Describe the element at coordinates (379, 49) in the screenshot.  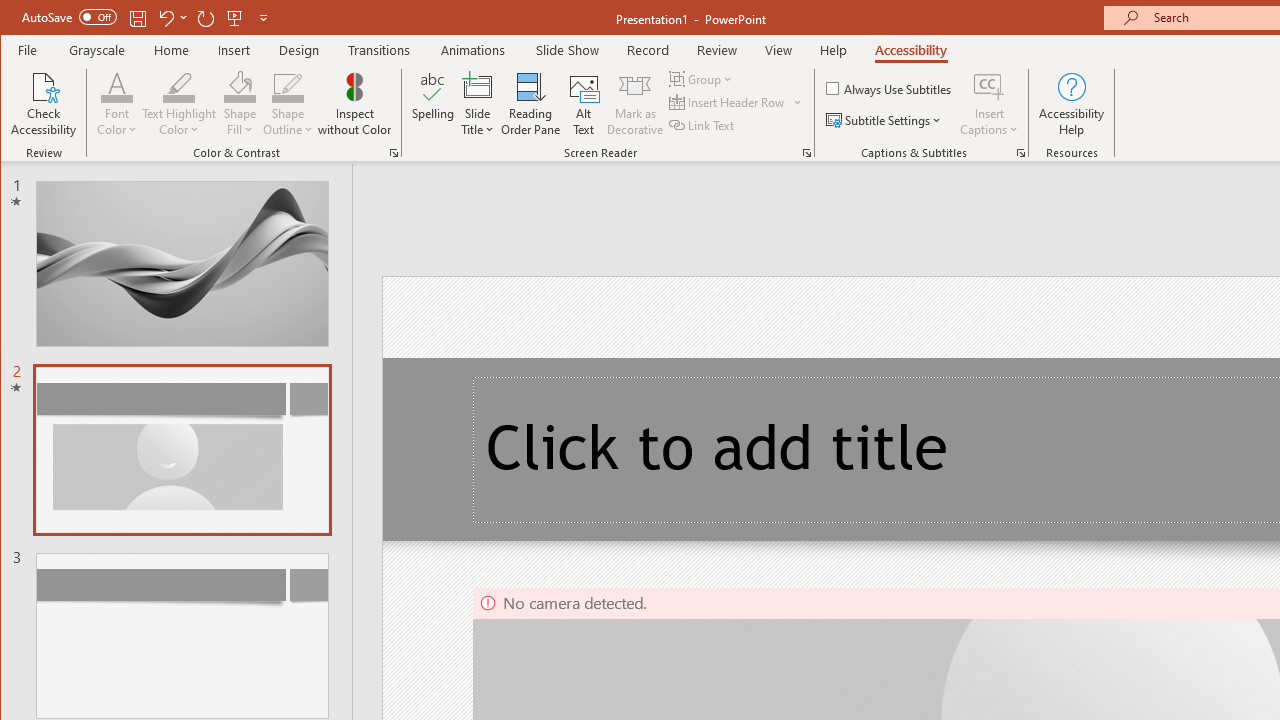
I see `'Transitions'` at that location.